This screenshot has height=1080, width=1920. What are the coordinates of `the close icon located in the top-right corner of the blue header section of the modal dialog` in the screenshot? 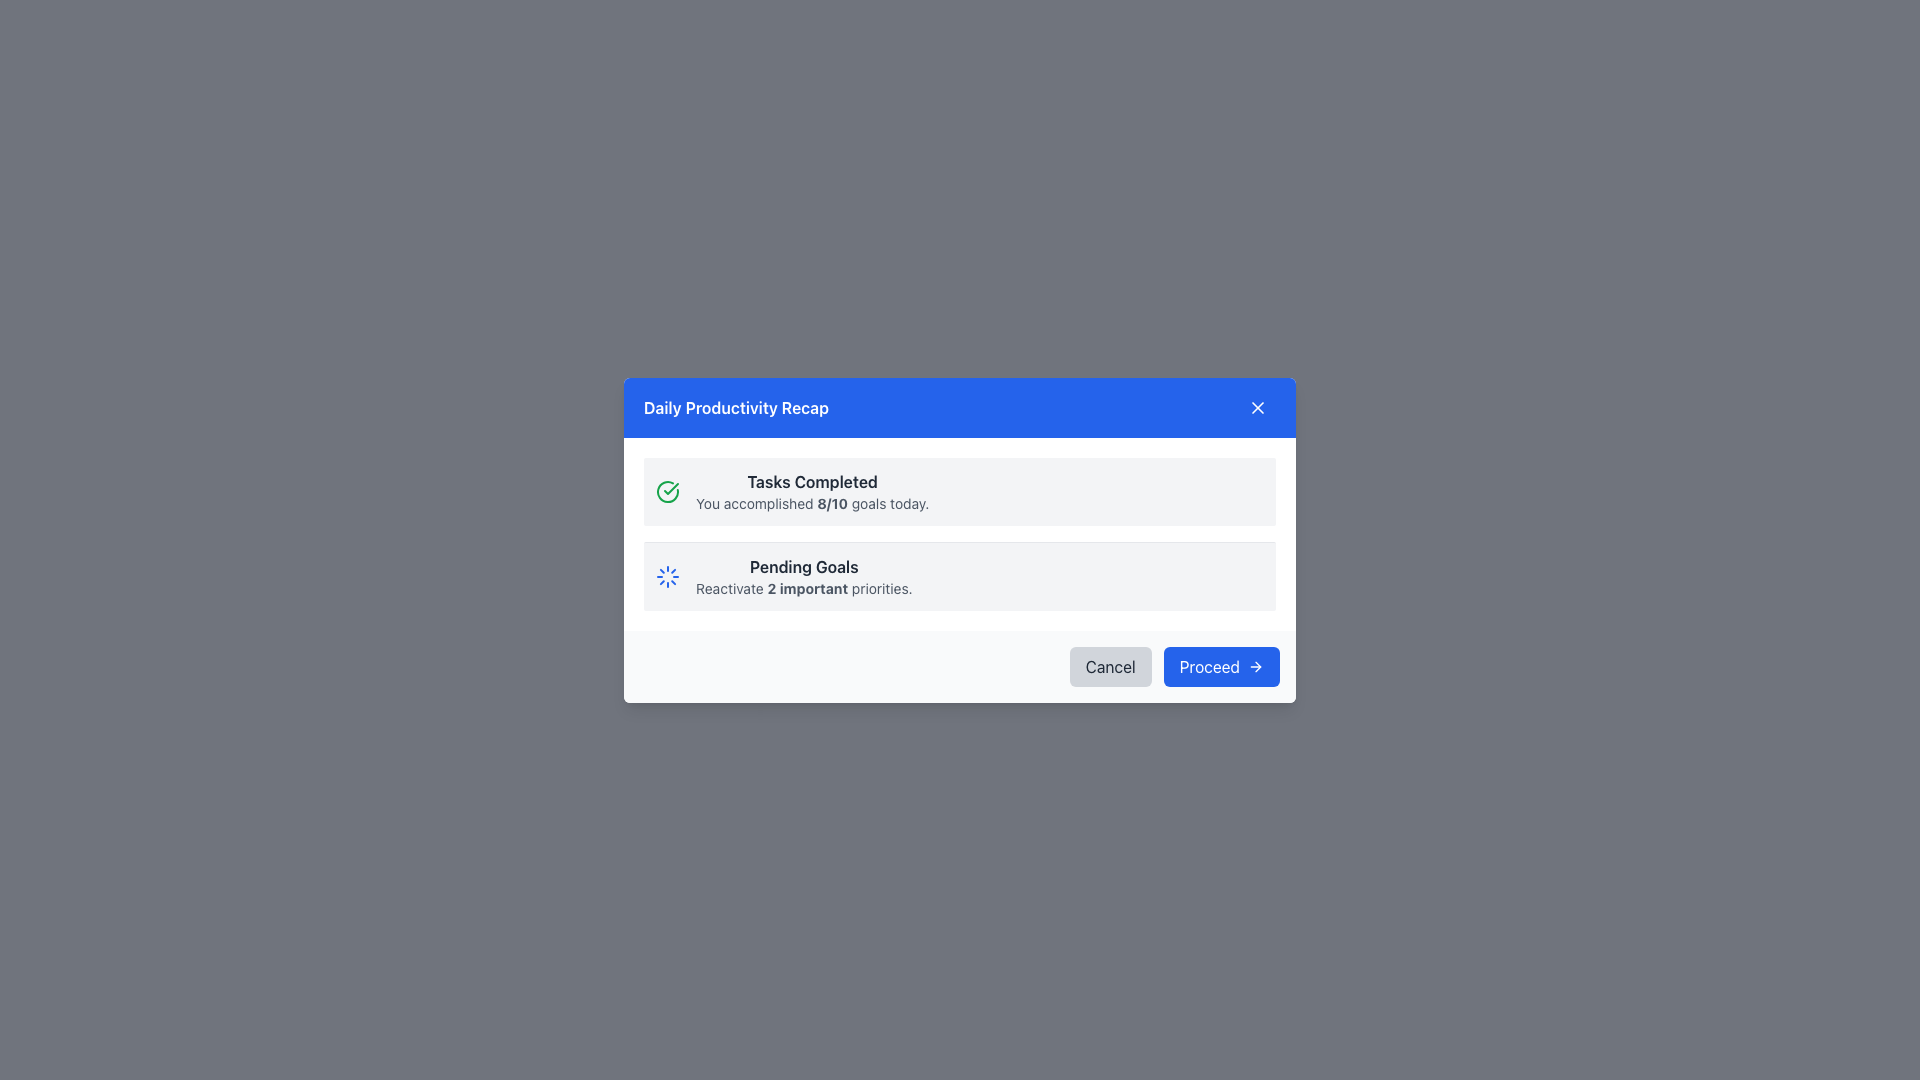 It's located at (1256, 406).